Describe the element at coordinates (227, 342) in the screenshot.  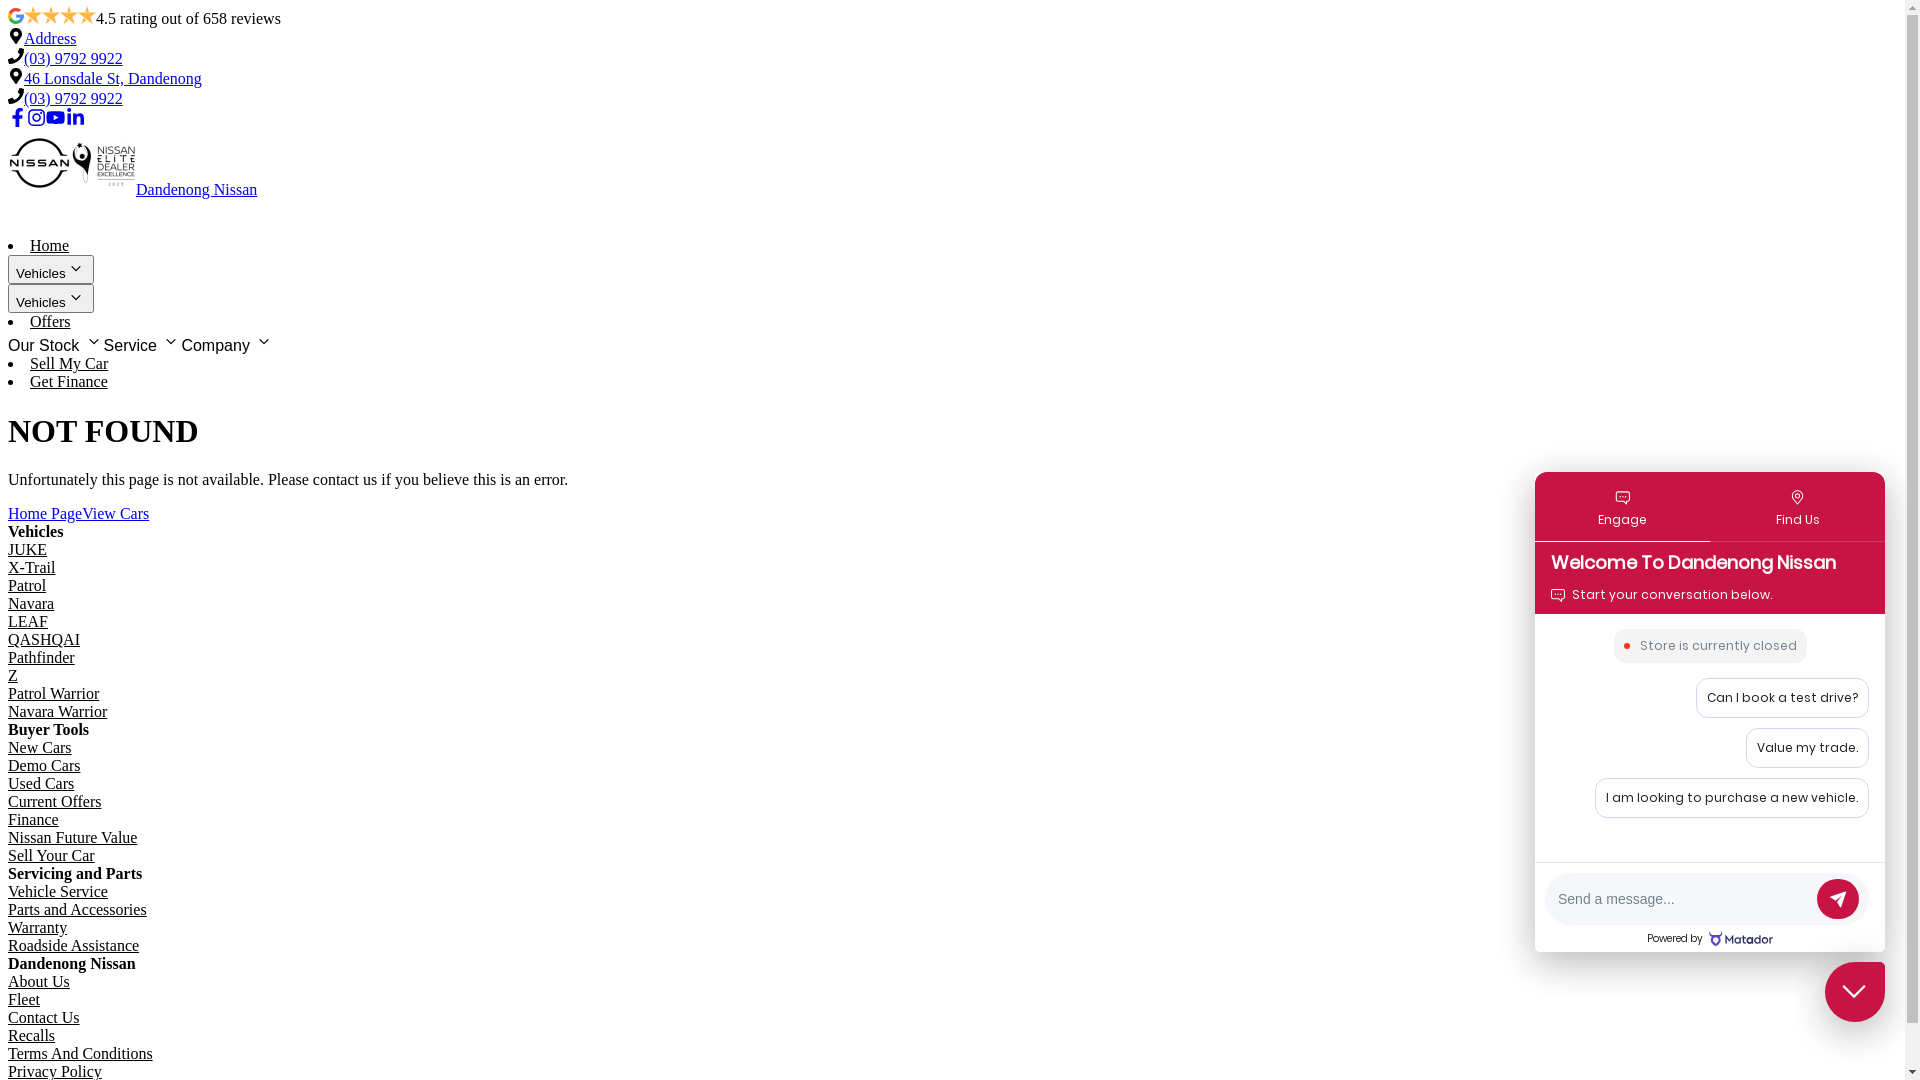
I see `'Company'` at that location.